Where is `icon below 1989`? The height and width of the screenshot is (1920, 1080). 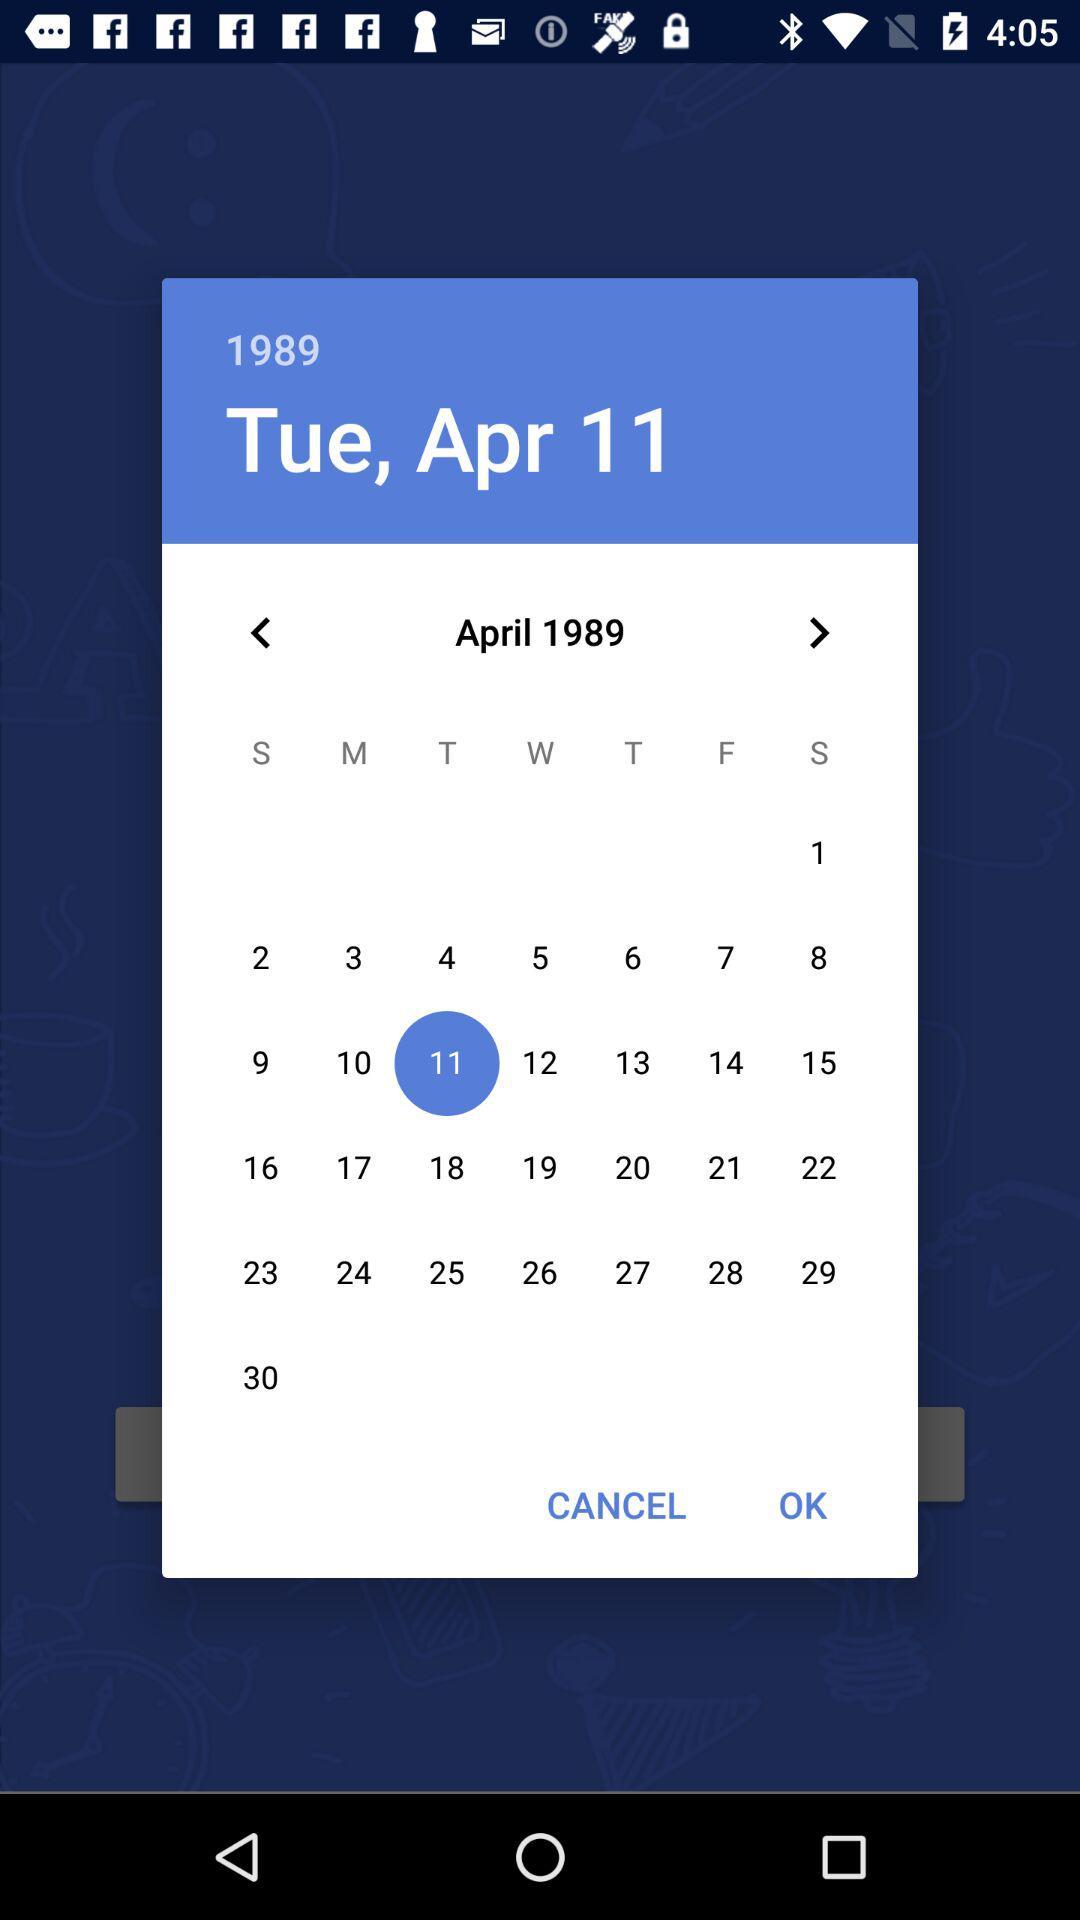
icon below 1989 is located at coordinates (451, 435).